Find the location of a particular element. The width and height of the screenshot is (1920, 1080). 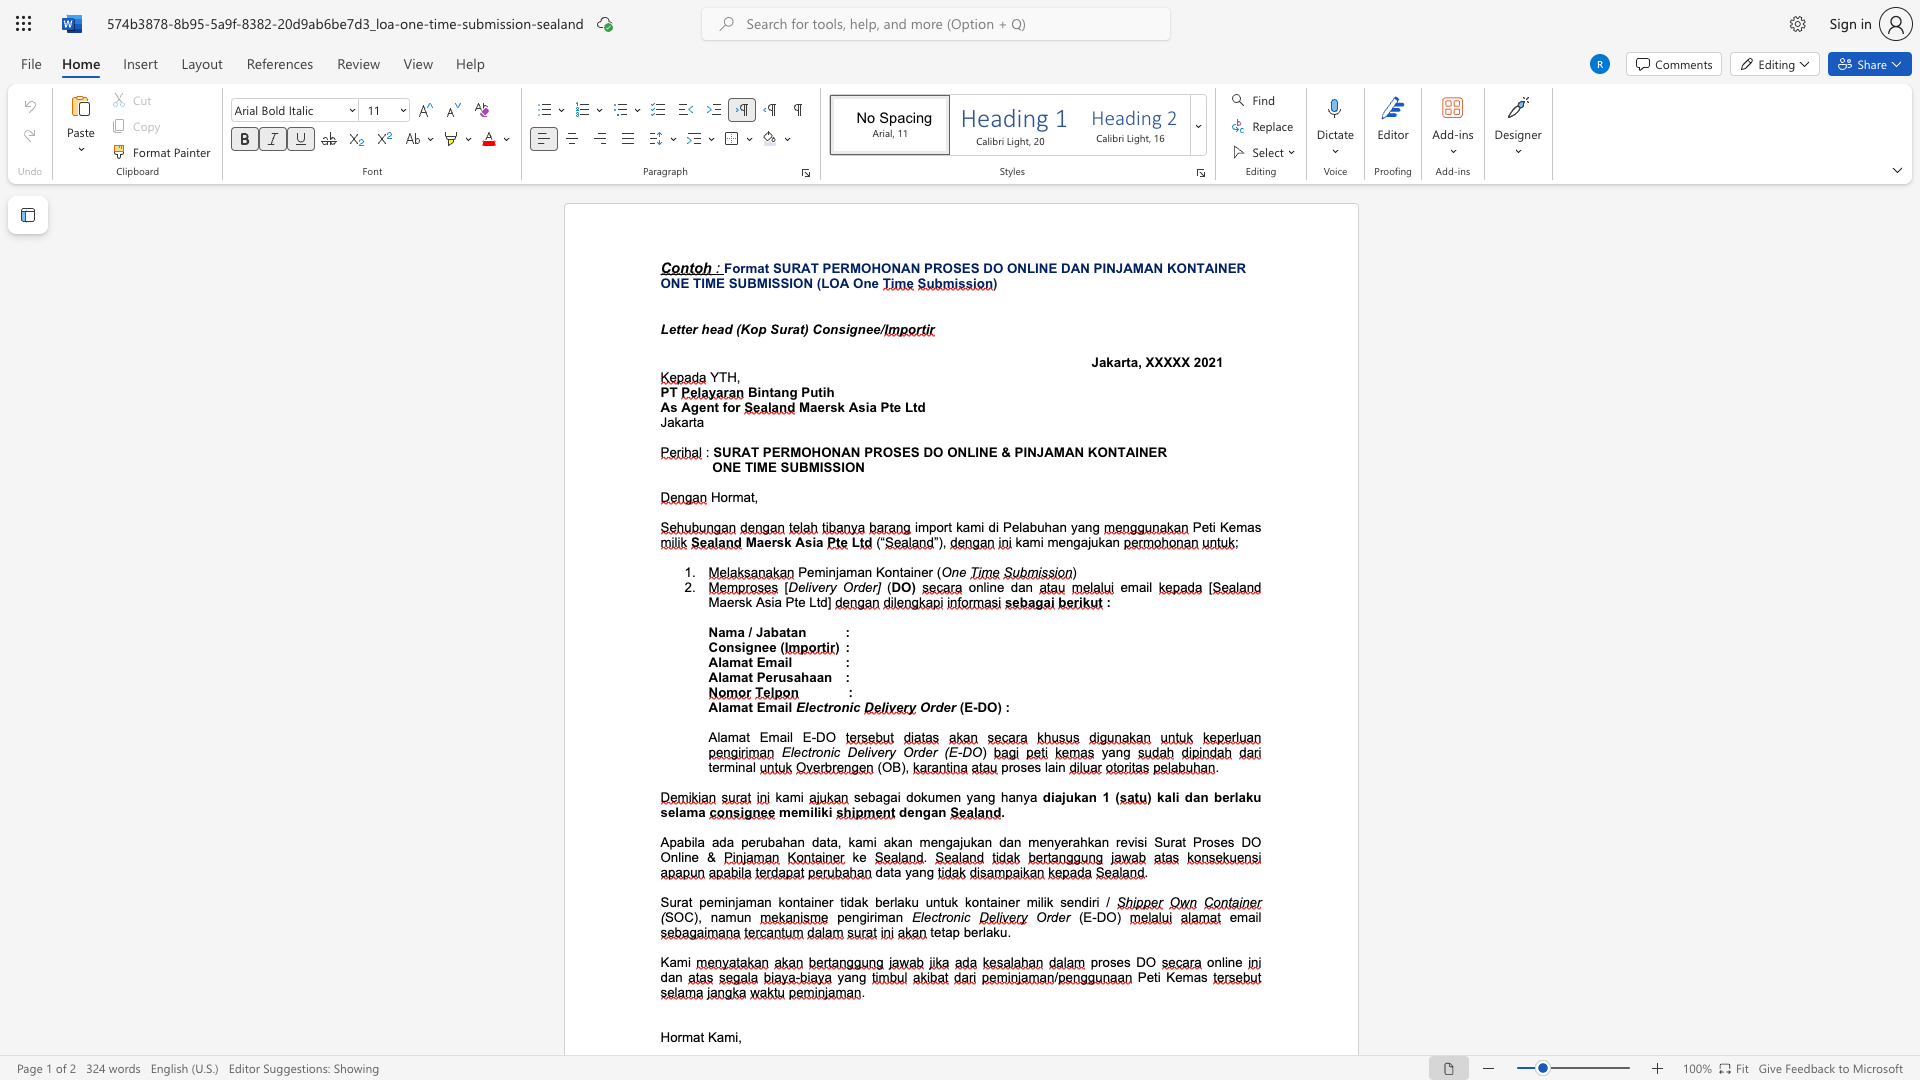

the subset text "rs" within the text "Maersk Asia" is located at coordinates (770, 542).